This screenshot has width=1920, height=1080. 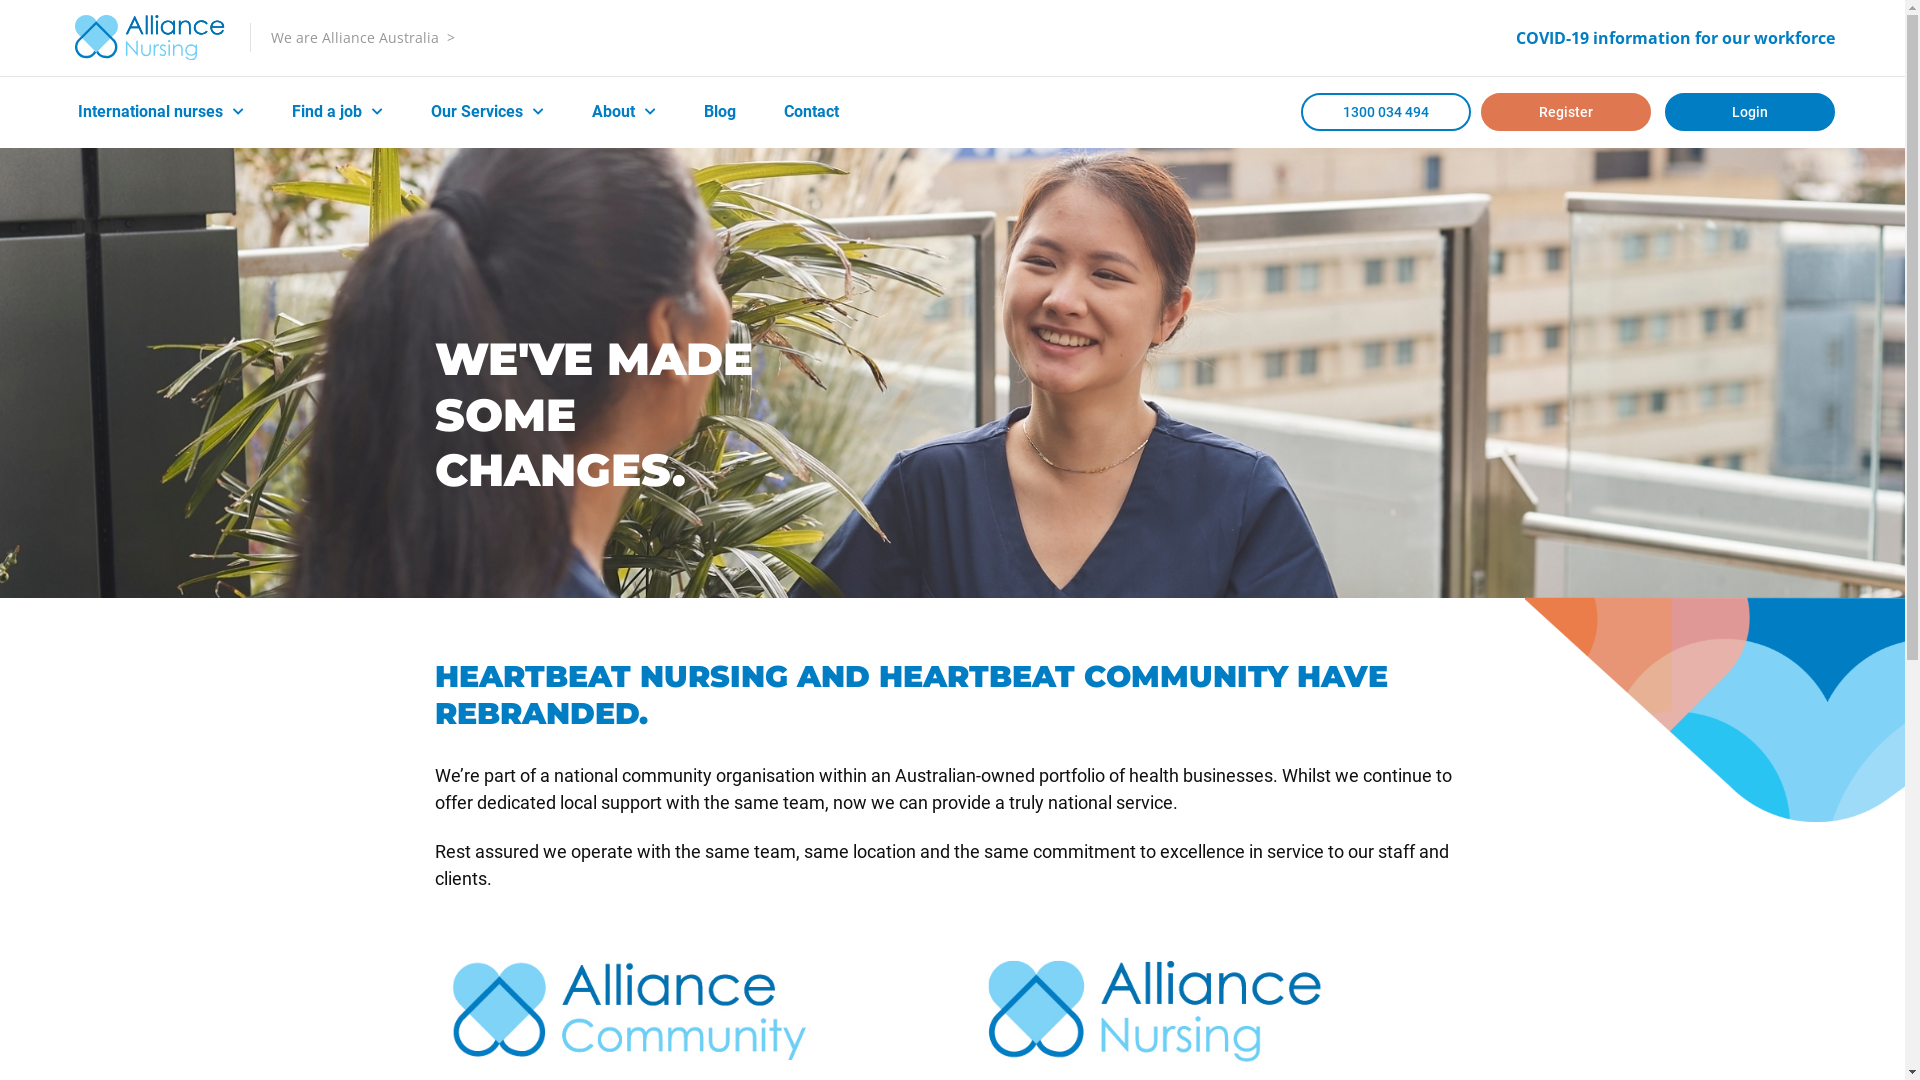 What do you see at coordinates (811, 111) in the screenshot?
I see `'Contact'` at bounding box center [811, 111].